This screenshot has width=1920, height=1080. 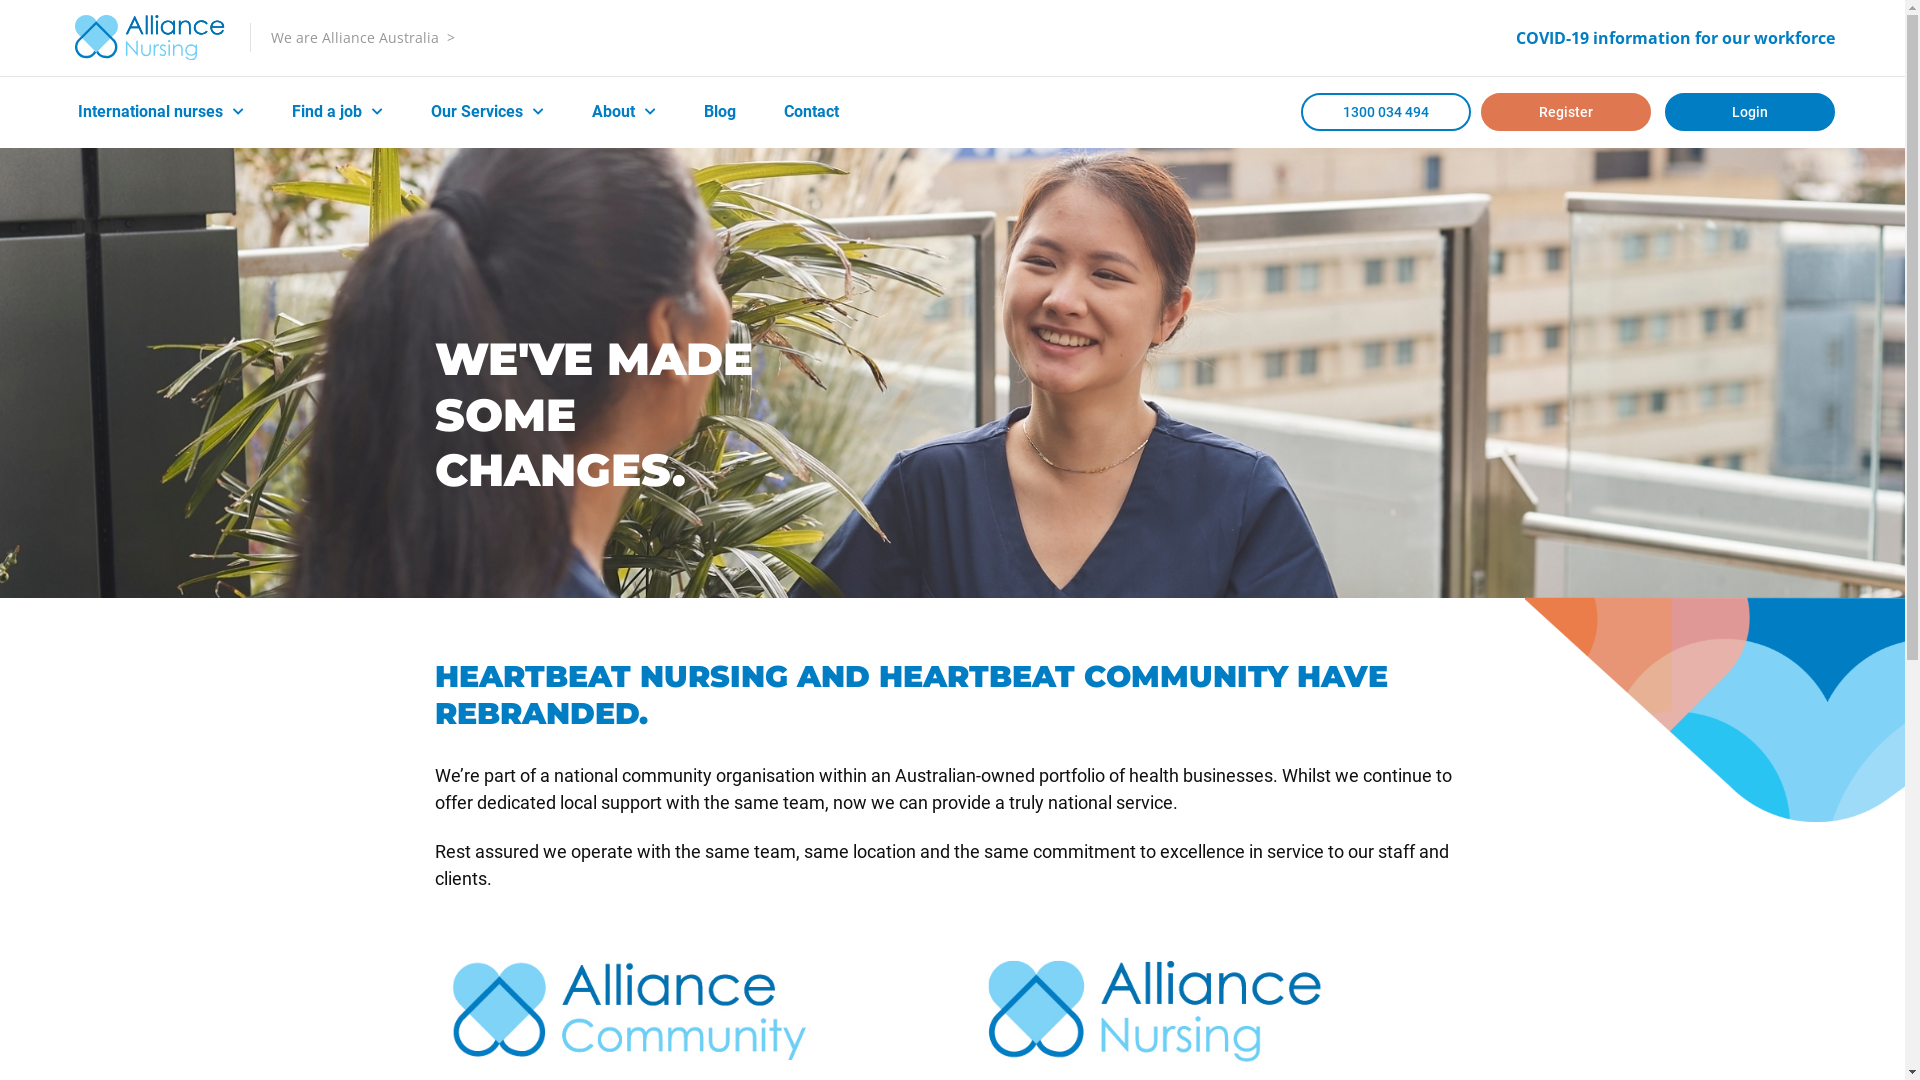 What do you see at coordinates (811, 111) in the screenshot?
I see `'Contact'` at bounding box center [811, 111].